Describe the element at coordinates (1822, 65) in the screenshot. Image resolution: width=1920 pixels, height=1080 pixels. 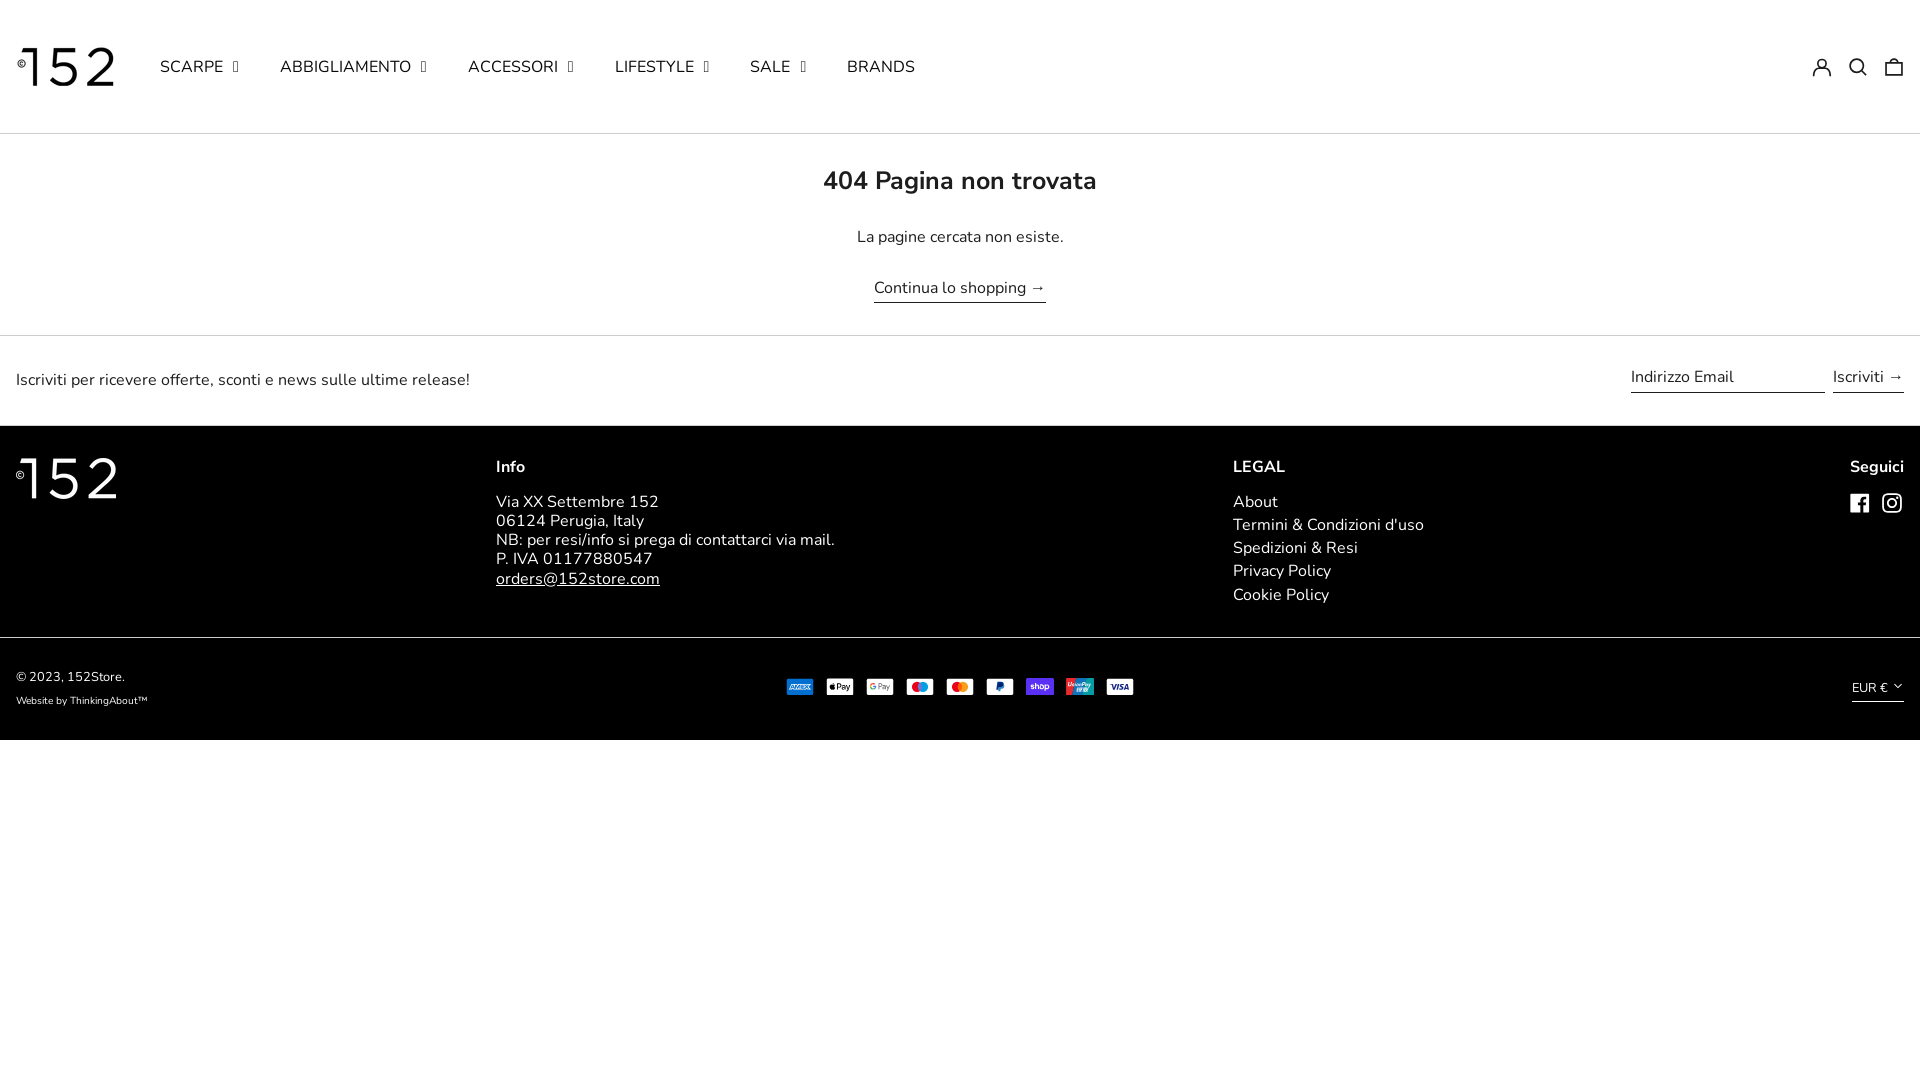
I see `'Log in'` at that location.